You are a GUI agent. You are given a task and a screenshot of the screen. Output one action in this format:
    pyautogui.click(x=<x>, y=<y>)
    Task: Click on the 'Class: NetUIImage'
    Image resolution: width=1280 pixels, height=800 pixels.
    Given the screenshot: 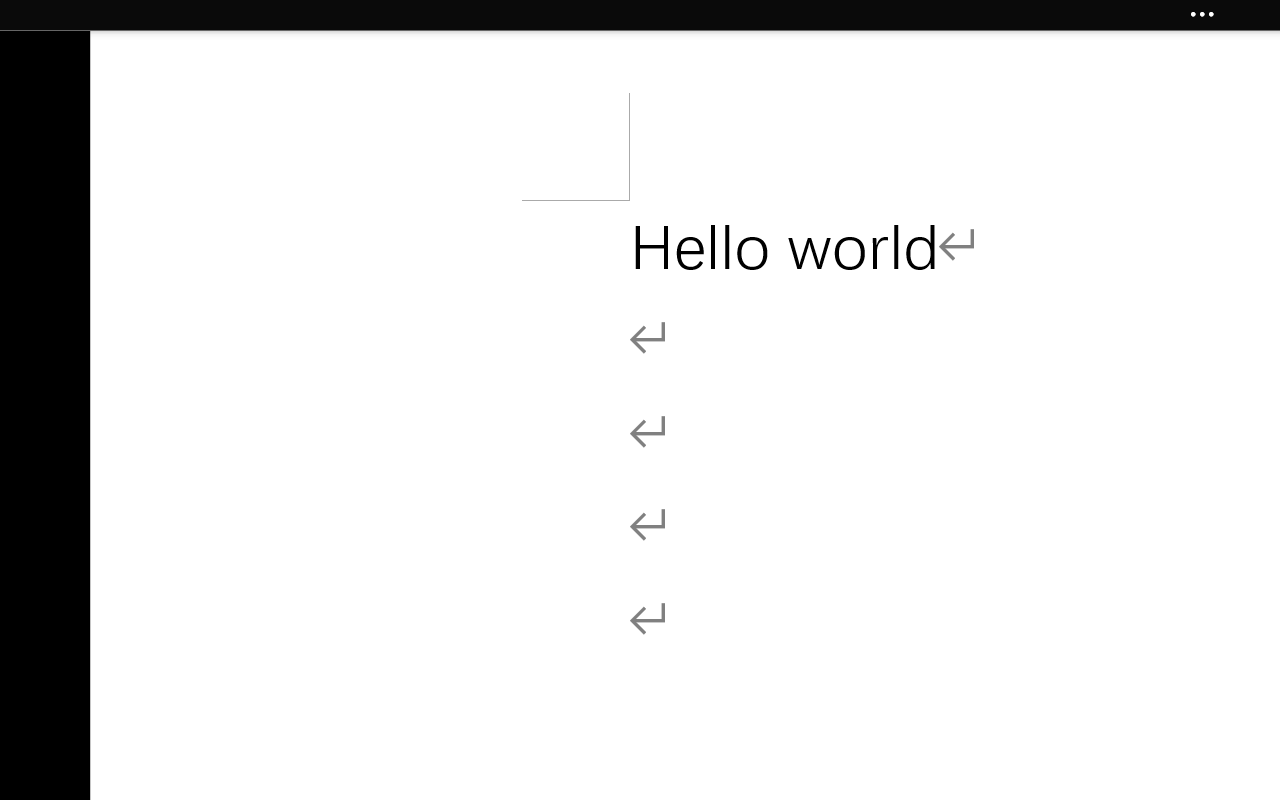 What is the action you would take?
    pyautogui.click(x=1201, y=15)
    